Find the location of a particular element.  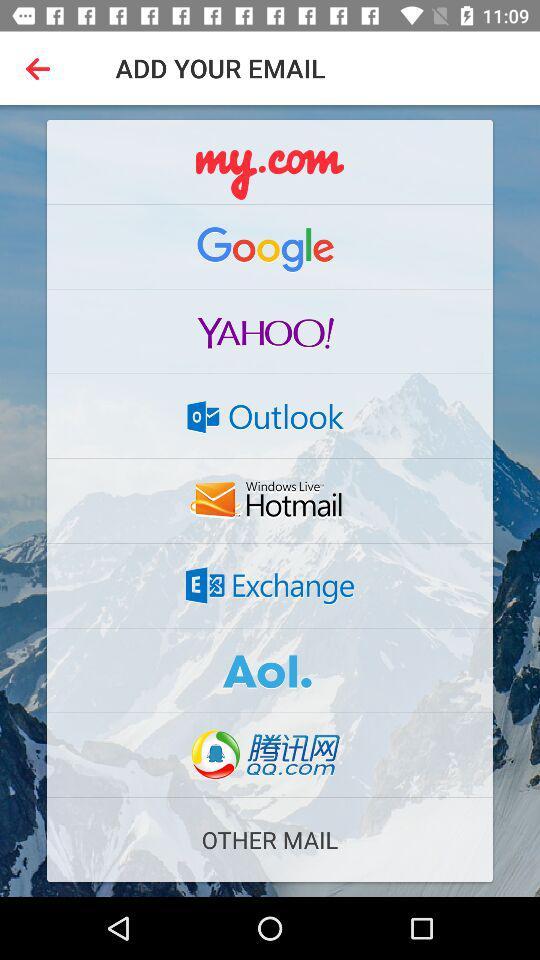

gmail is located at coordinates (270, 245).